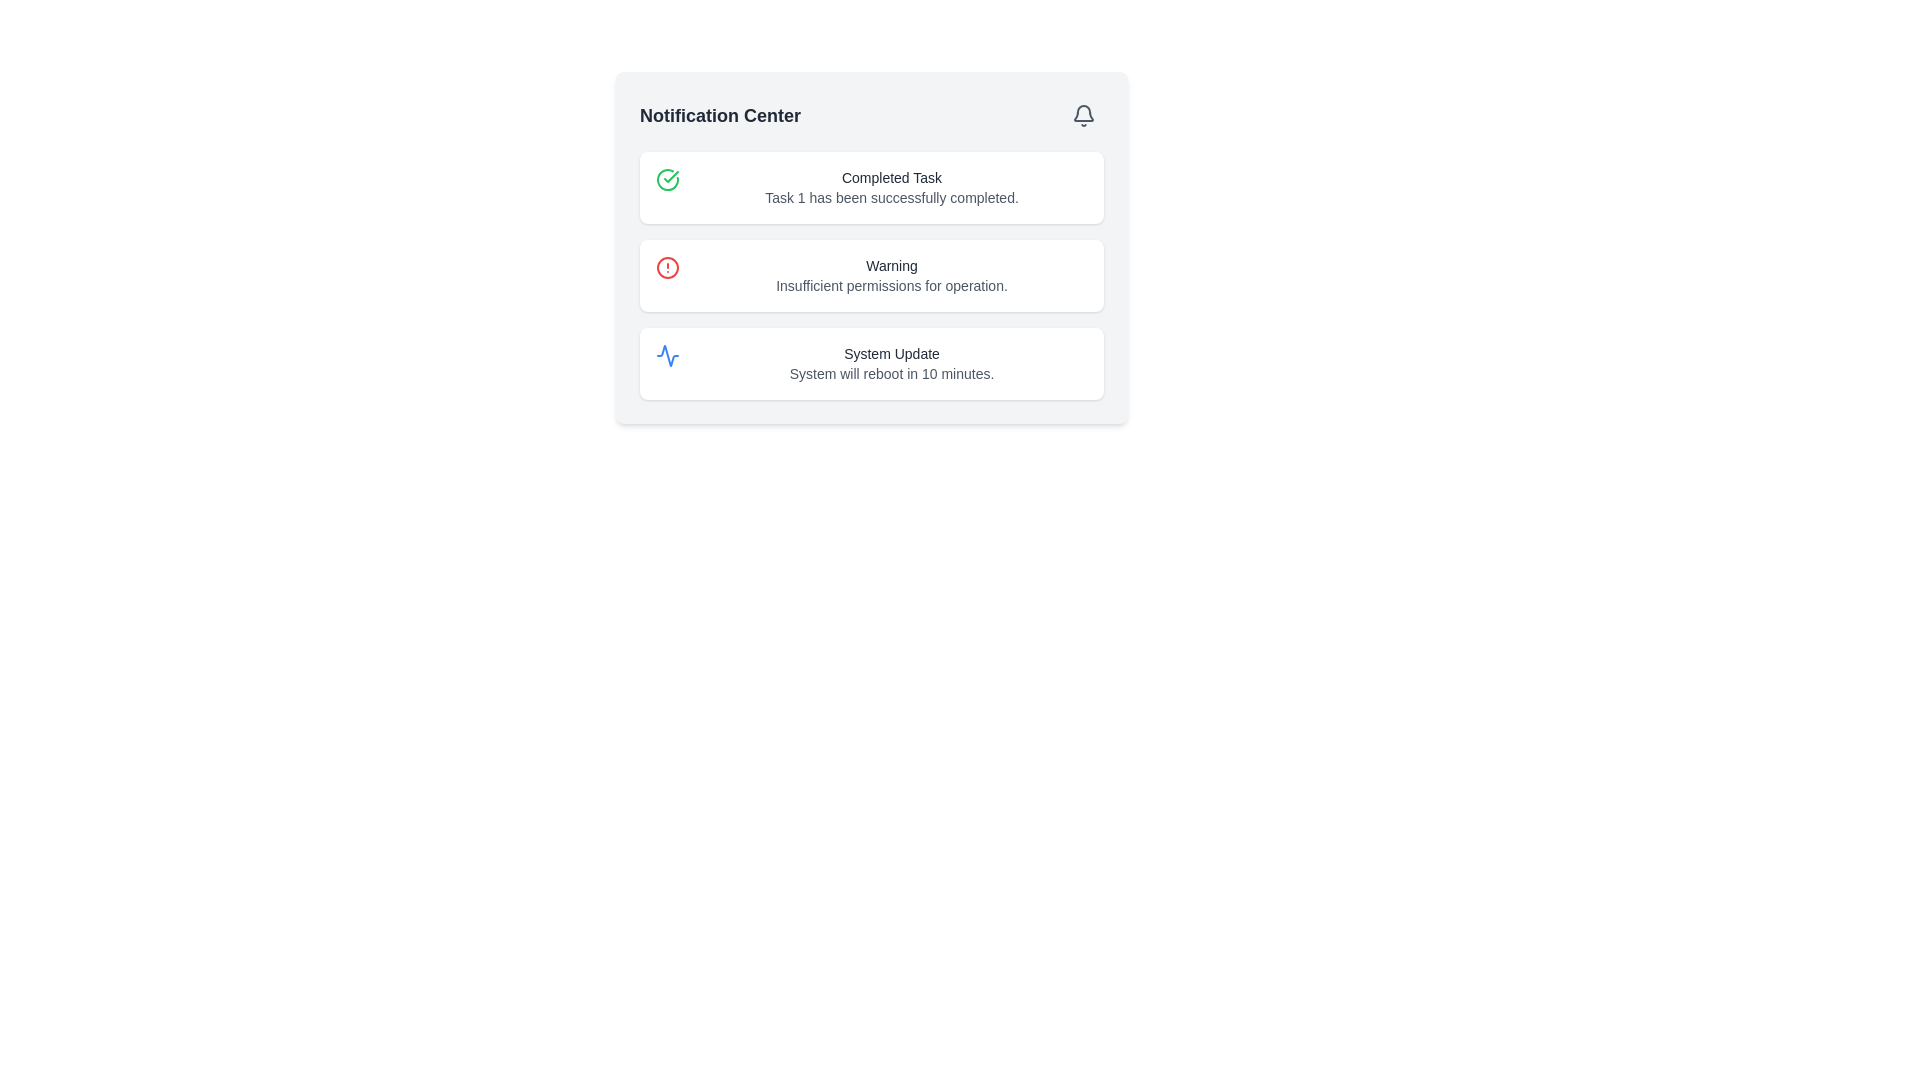 This screenshot has width=1920, height=1080. Describe the element at coordinates (1083, 115) in the screenshot. I see `the bell-shaped notification icon located in the top-right corner of the 'Notification Center' card` at that location.